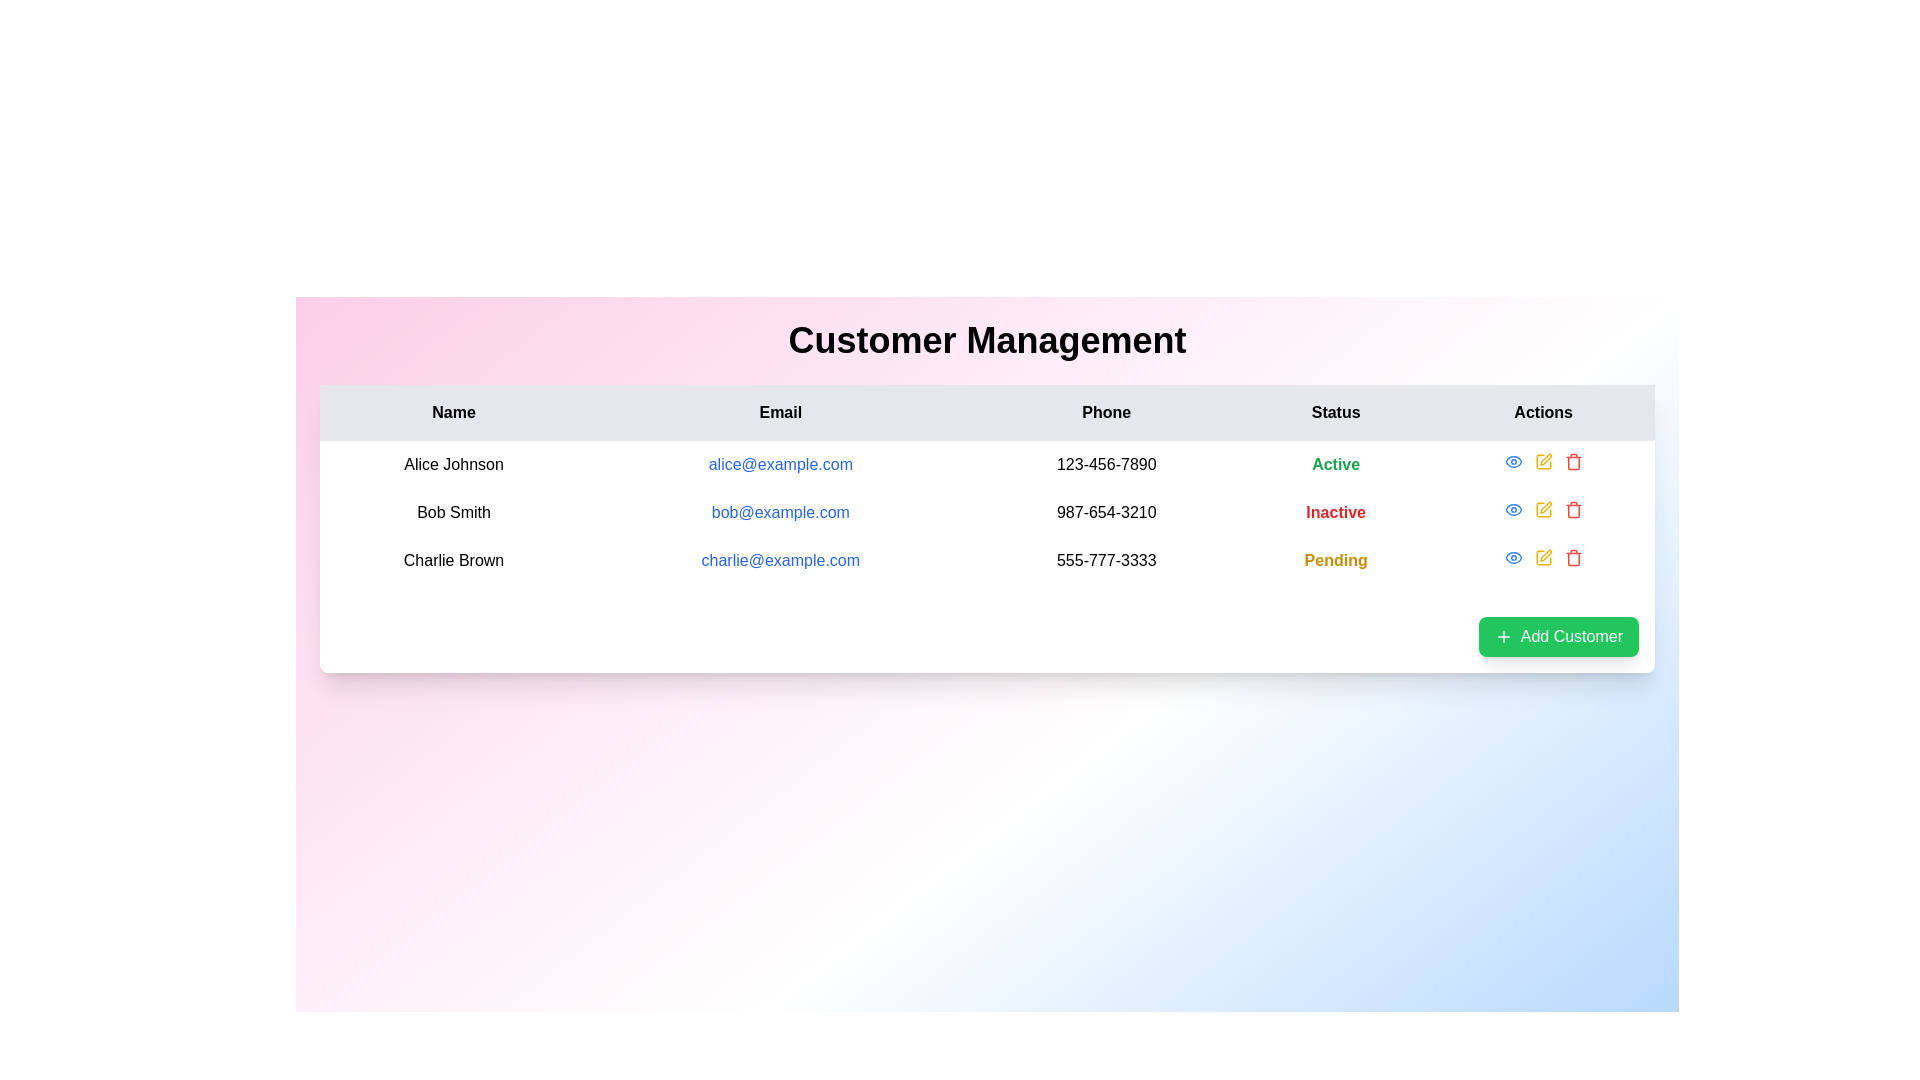  Describe the element at coordinates (1542, 558) in the screenshot. I see `the edit icon button located in the 'Actions' column of the third row (Charlie Brown) in the table to initiate editing` at that location.